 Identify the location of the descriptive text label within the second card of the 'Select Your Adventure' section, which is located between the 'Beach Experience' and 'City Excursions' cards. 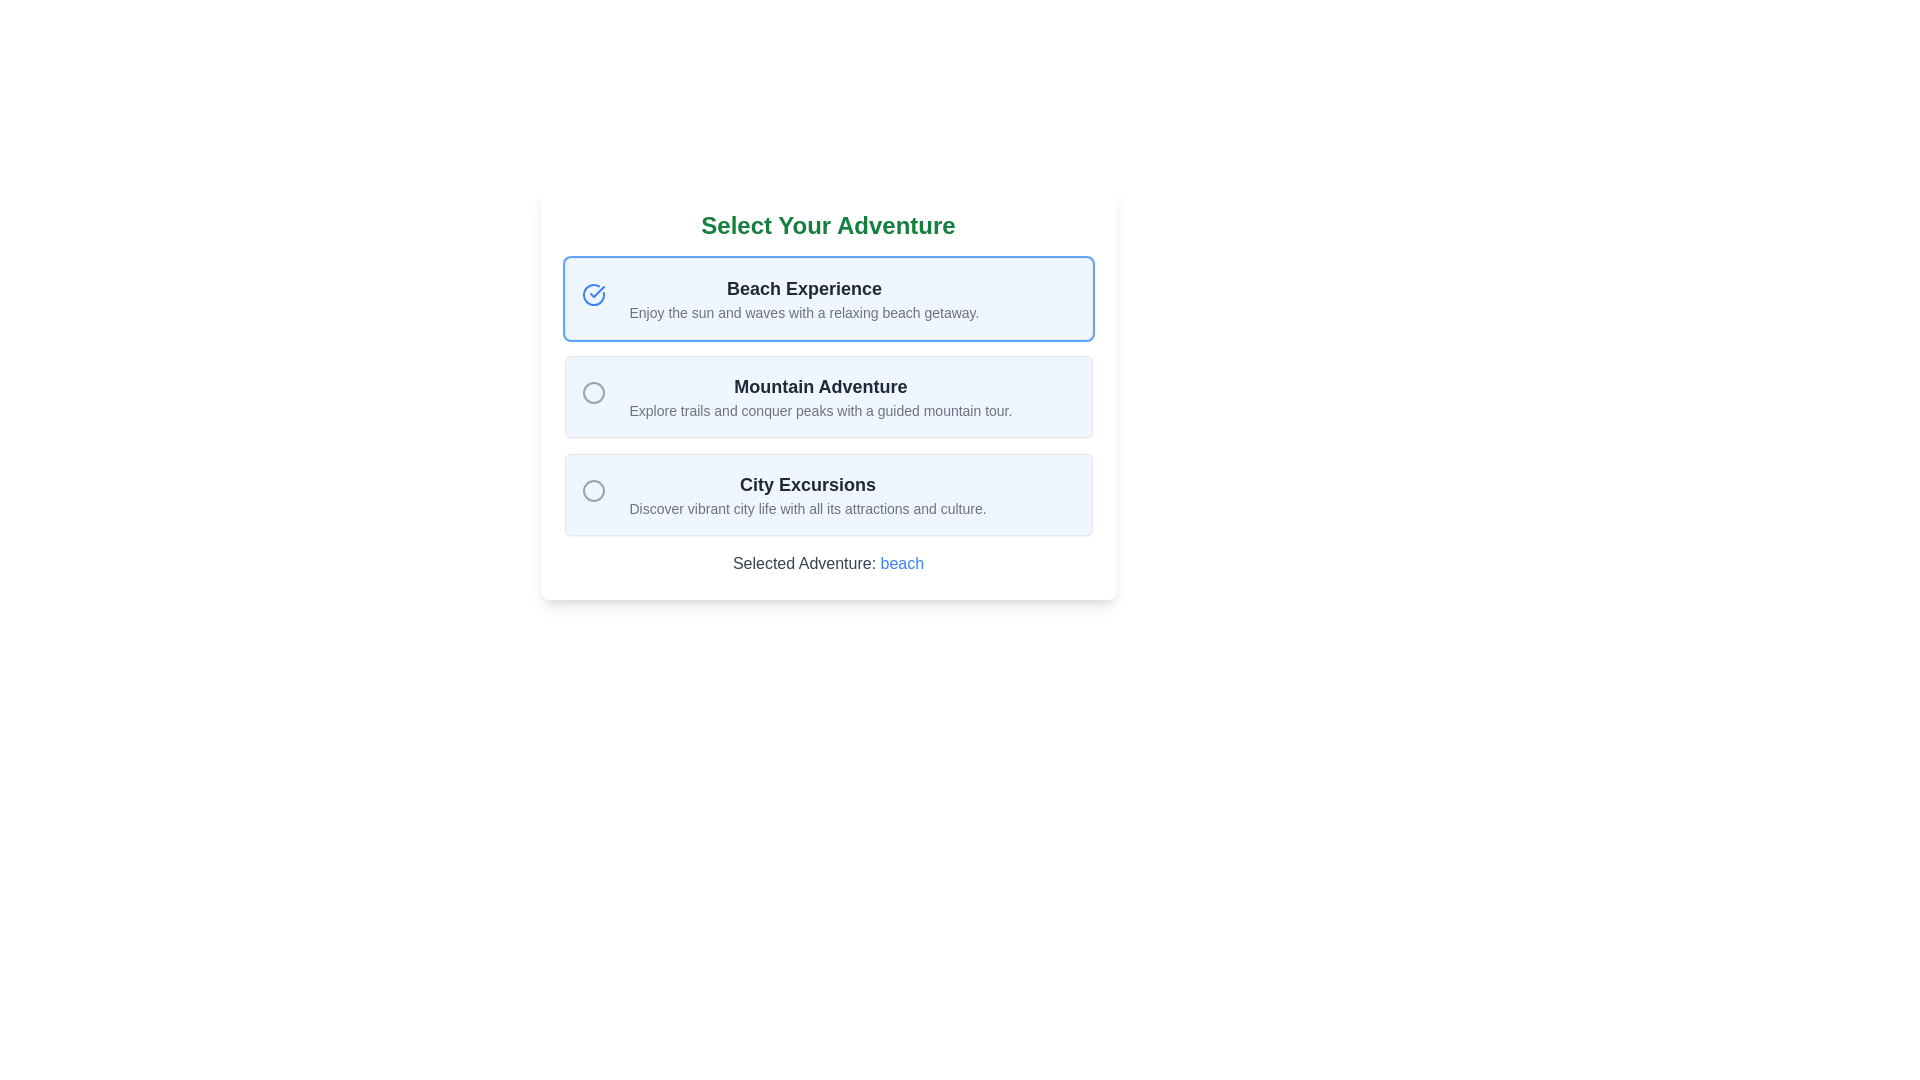
(820, 397).